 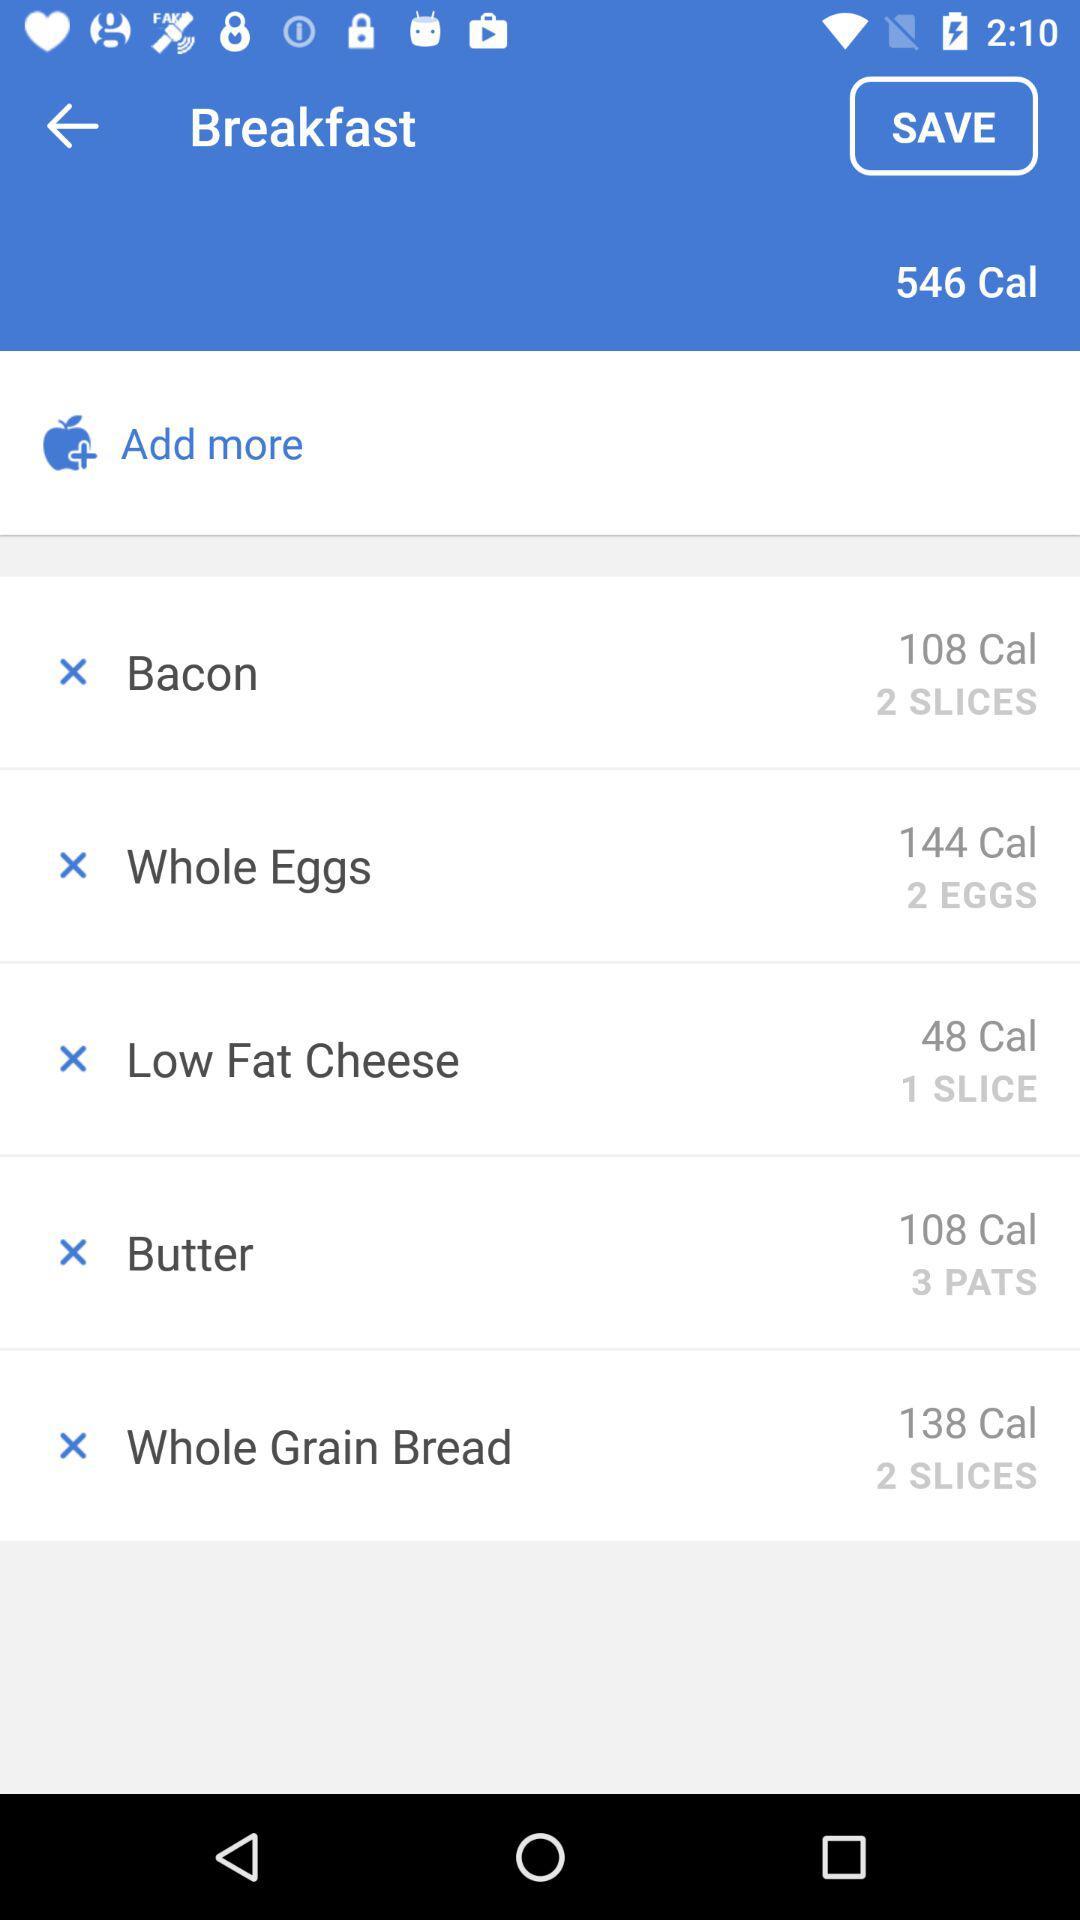 What do you see at coordinates (61, 1251) in the screenshot?
I see `delete` at bounding box center [61, 1251].